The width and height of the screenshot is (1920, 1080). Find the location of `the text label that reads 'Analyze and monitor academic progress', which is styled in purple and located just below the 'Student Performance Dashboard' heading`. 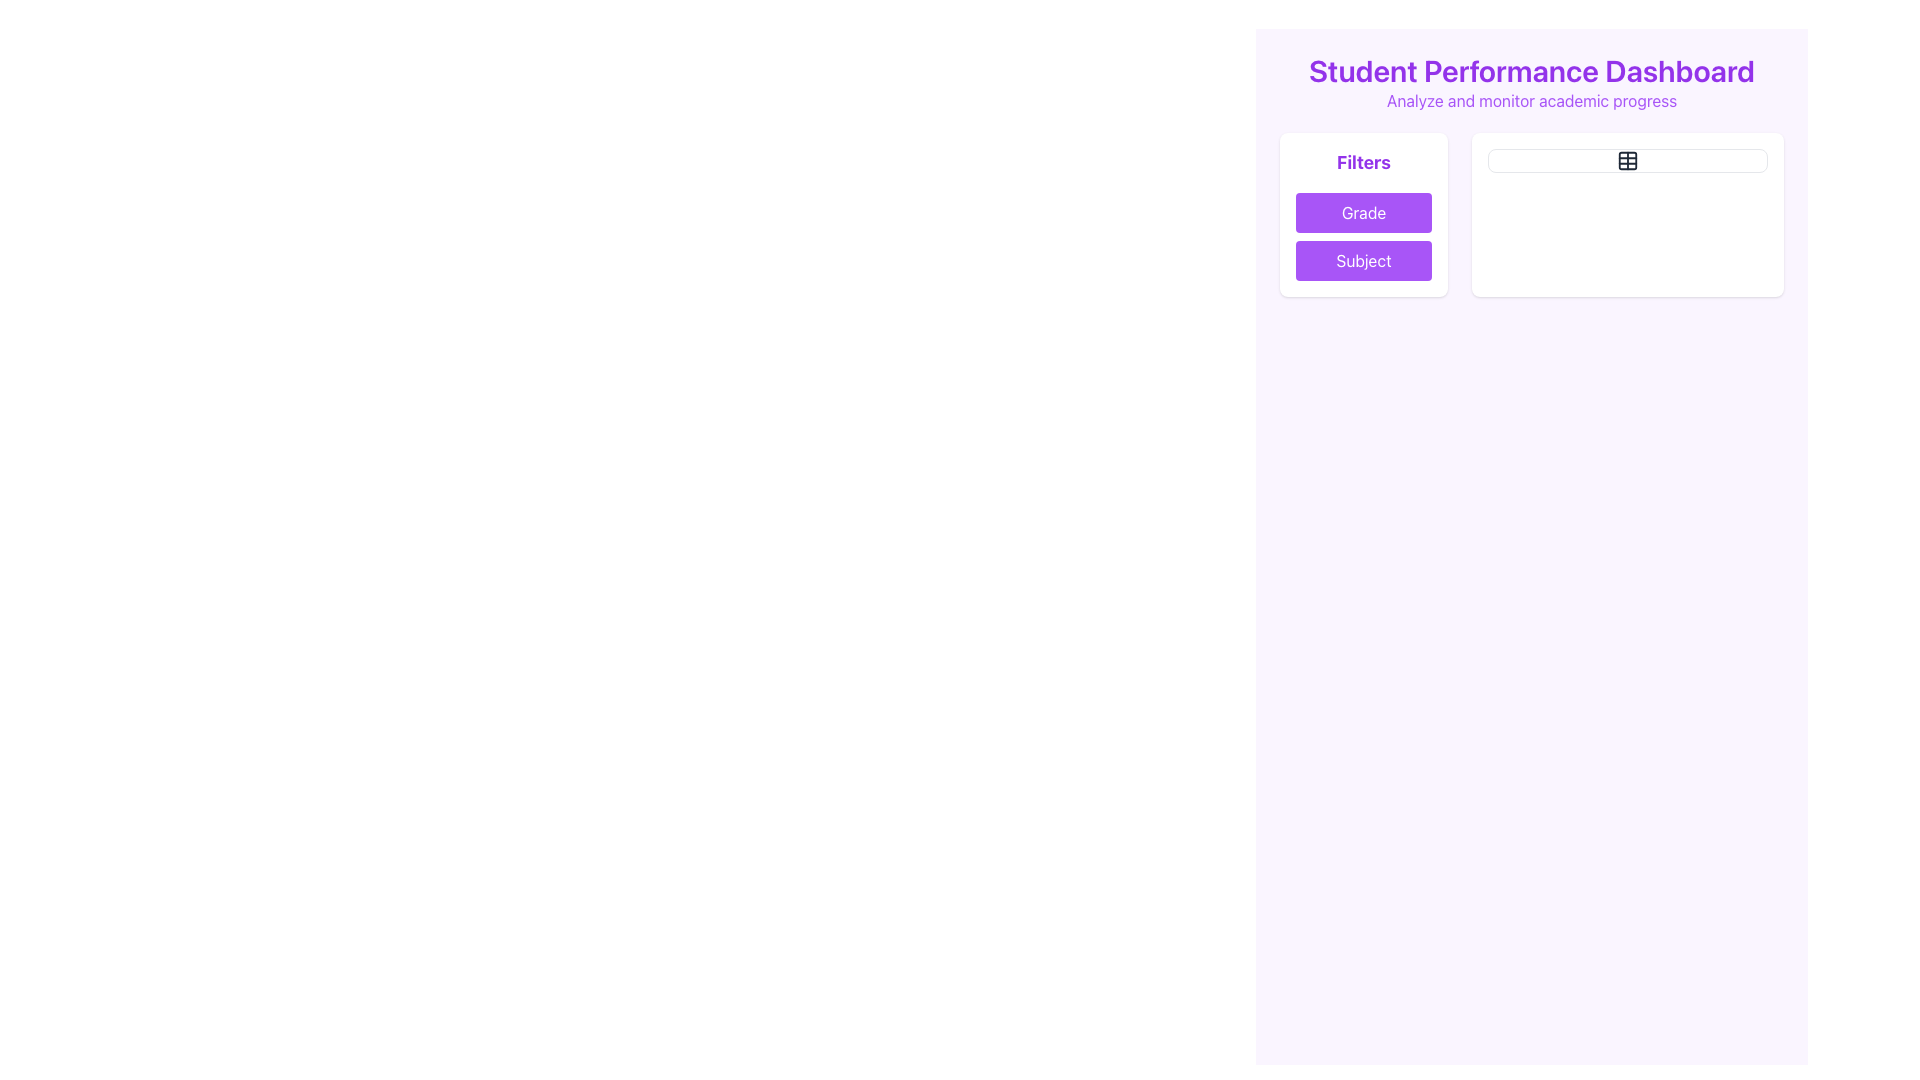

the text label that reads 'Analyze and monitor academic progress', which is styled in purple and located just below the 'Student Performance Dashboard' heading is located at coordinates (1530, 100).